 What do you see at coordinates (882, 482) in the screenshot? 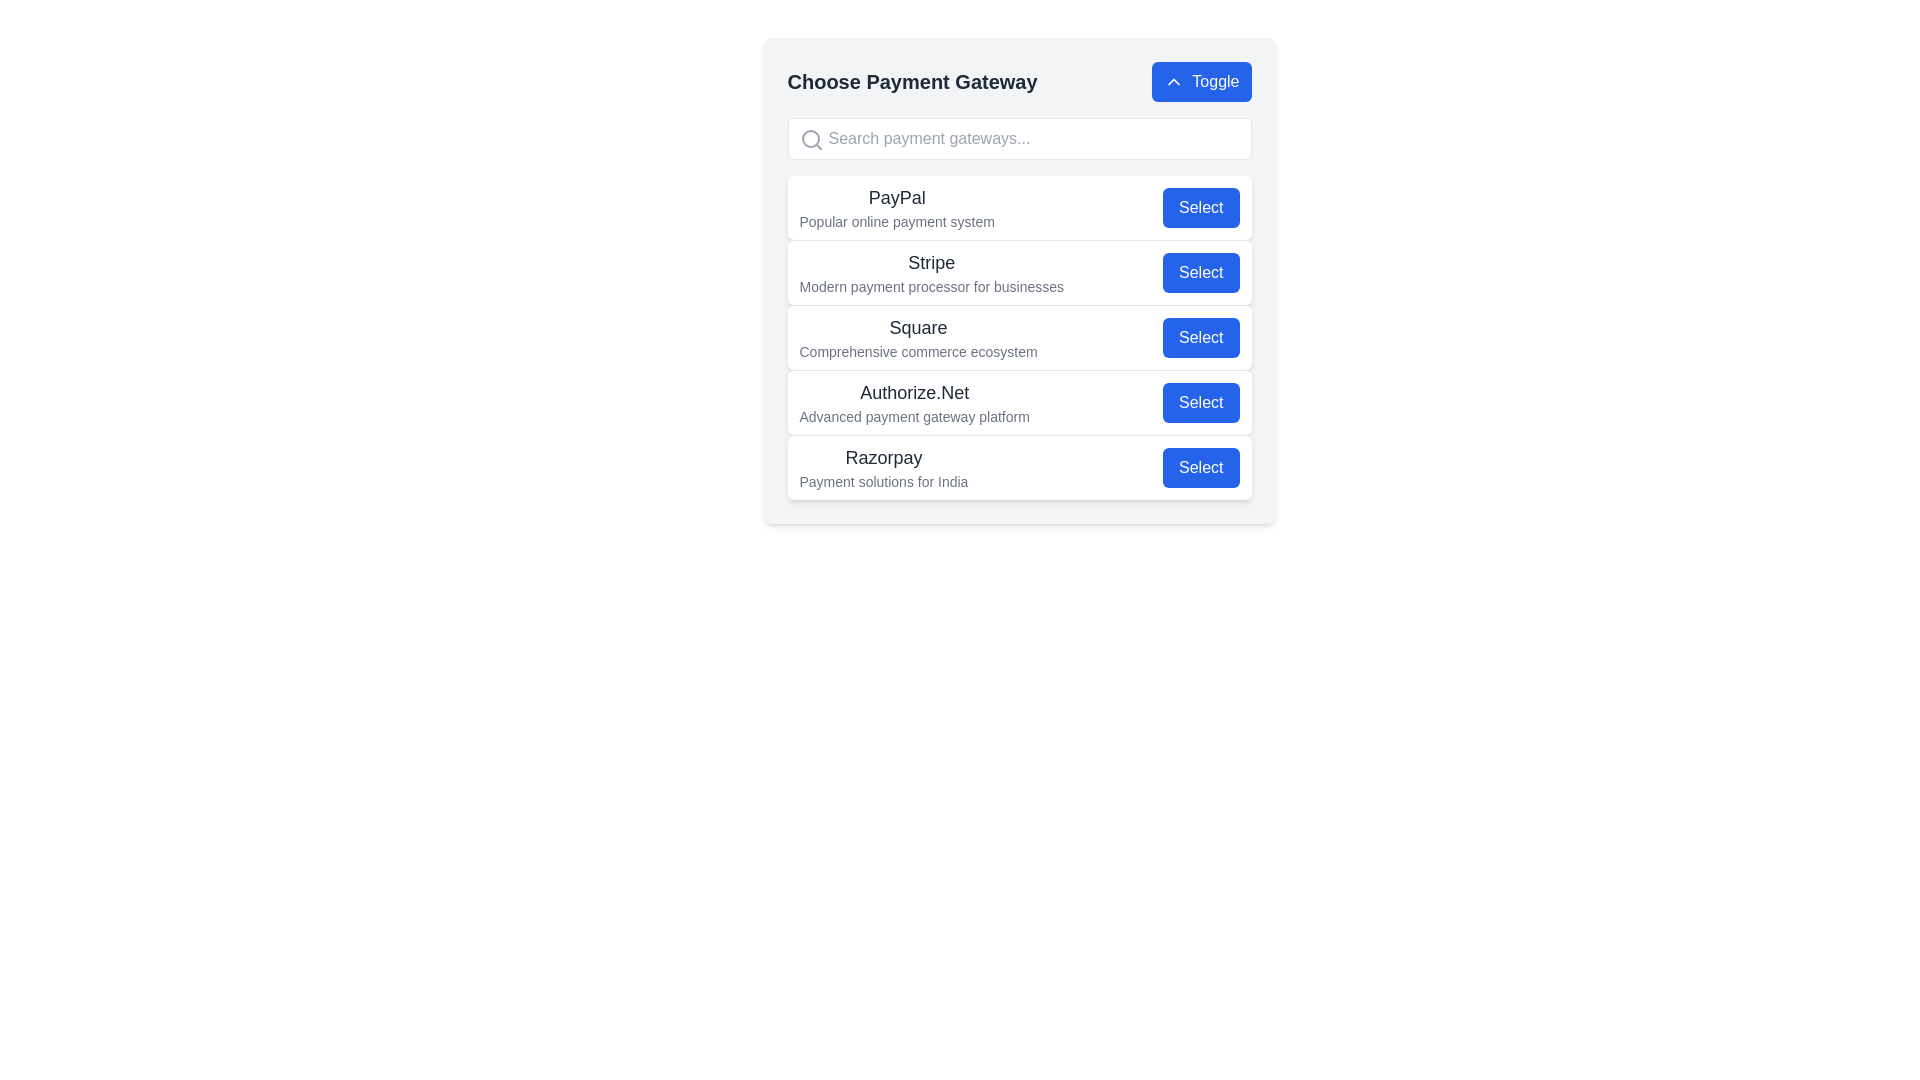
I see `the text label that reads 'Payment solutions for India', which is a small, gray, secondary text aligned below the bold primary label 'Razorpay'` at bounding box center [882, 482].